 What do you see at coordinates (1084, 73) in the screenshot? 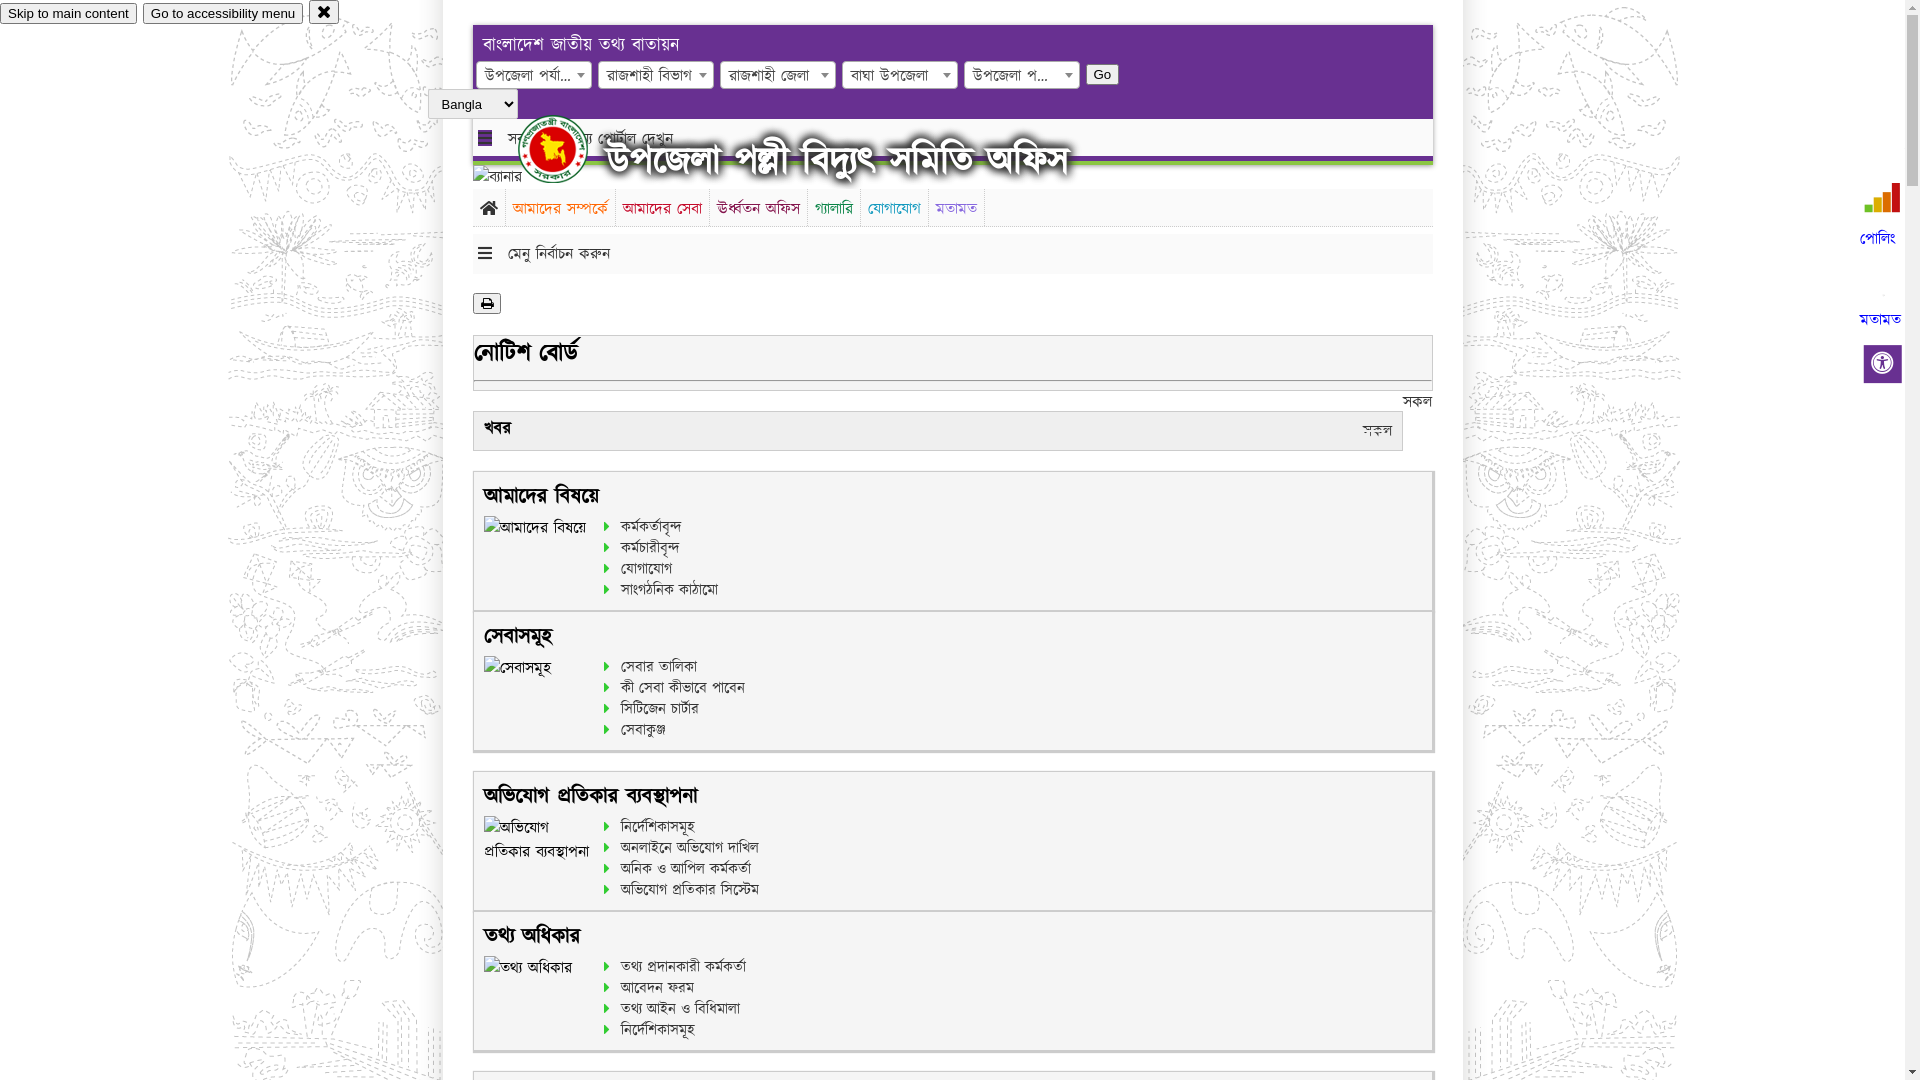
I see `'Go'` at bounding box center [1084, 73].